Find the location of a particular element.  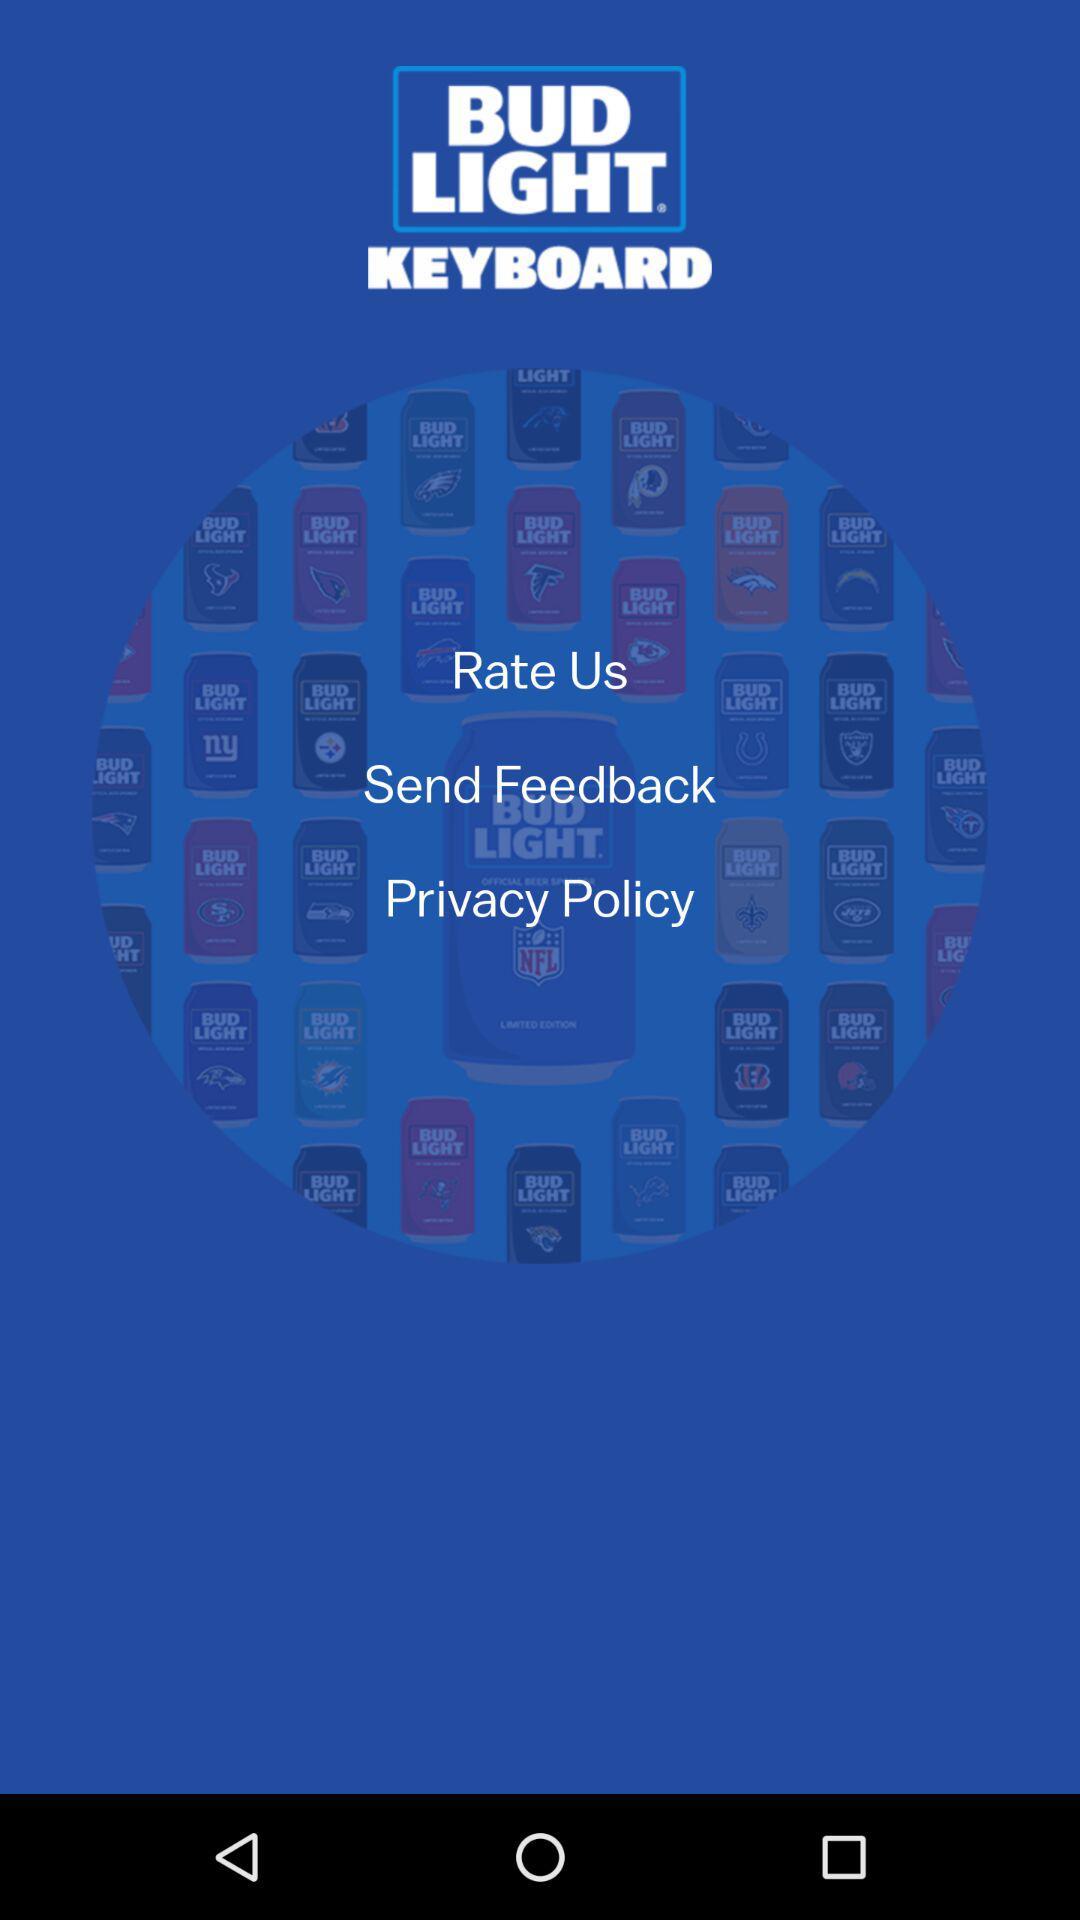

the item below the rate us is located at coordinates (540, 781).